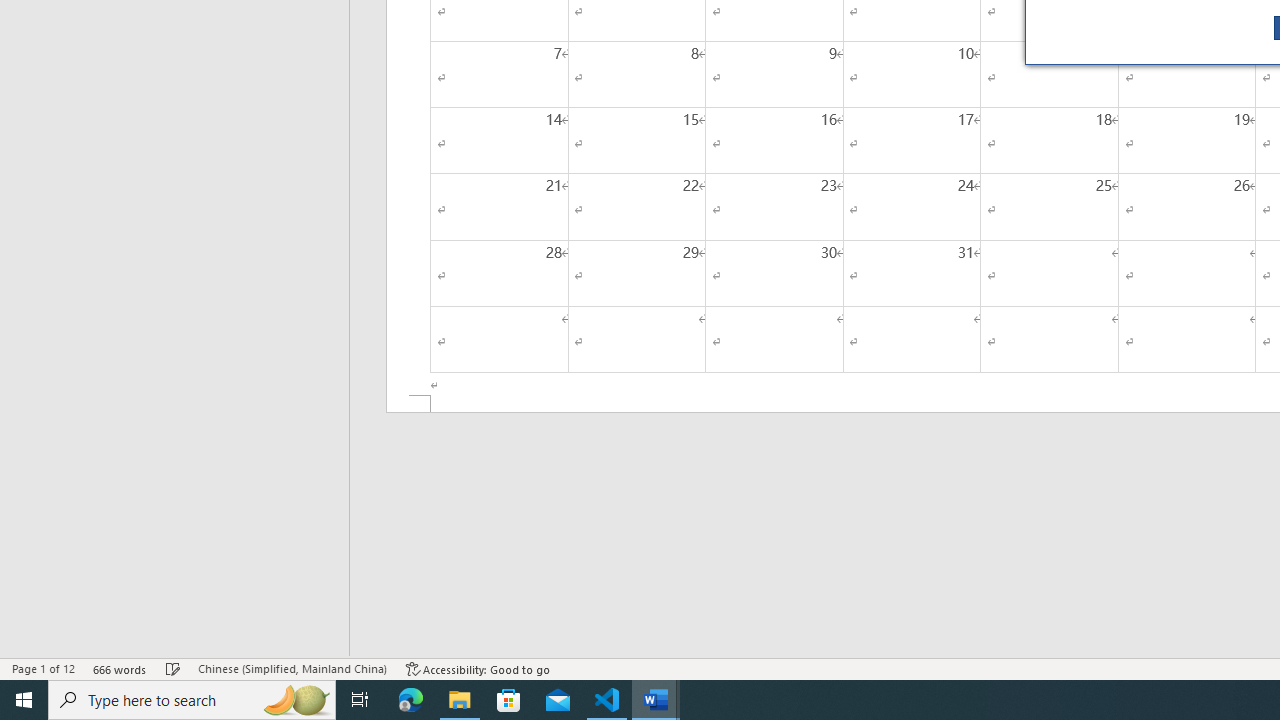 This screenshot has height=720, width=1280. What do you see at coordinates (459, 698) in the screenshot?
I see `'File Explorer - 1 running window'` at bounding box center [459, 698].